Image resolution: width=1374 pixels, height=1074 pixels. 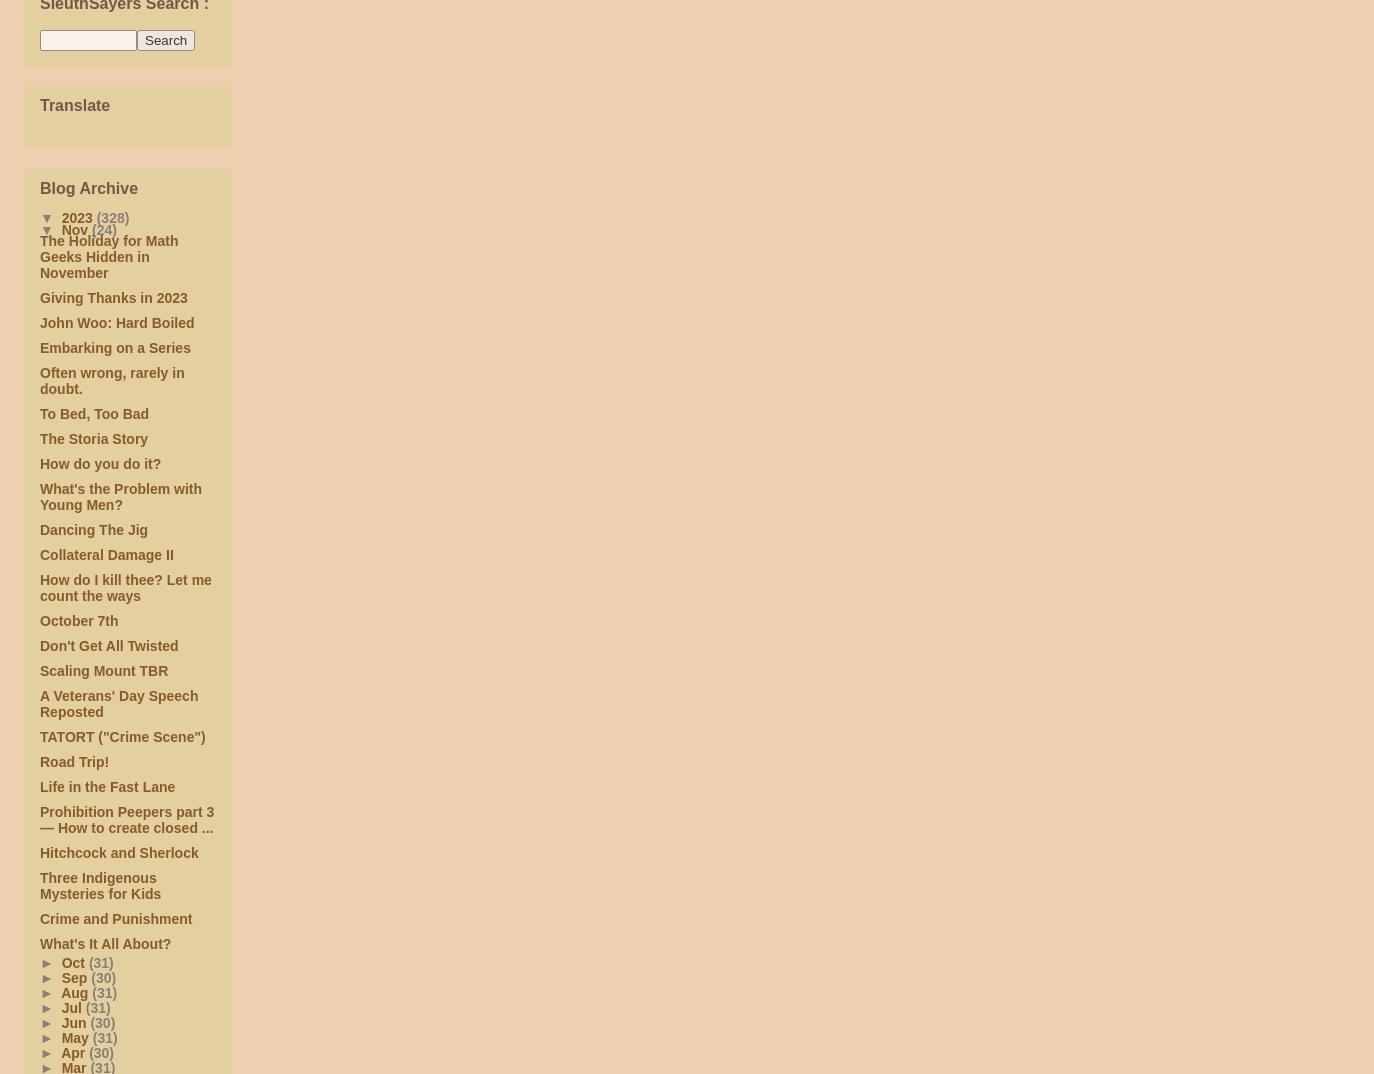 What do you see at coordinates (38, 761) in the screenshot?
I see `'Road Trip!'` at bounding box center [38, 761].